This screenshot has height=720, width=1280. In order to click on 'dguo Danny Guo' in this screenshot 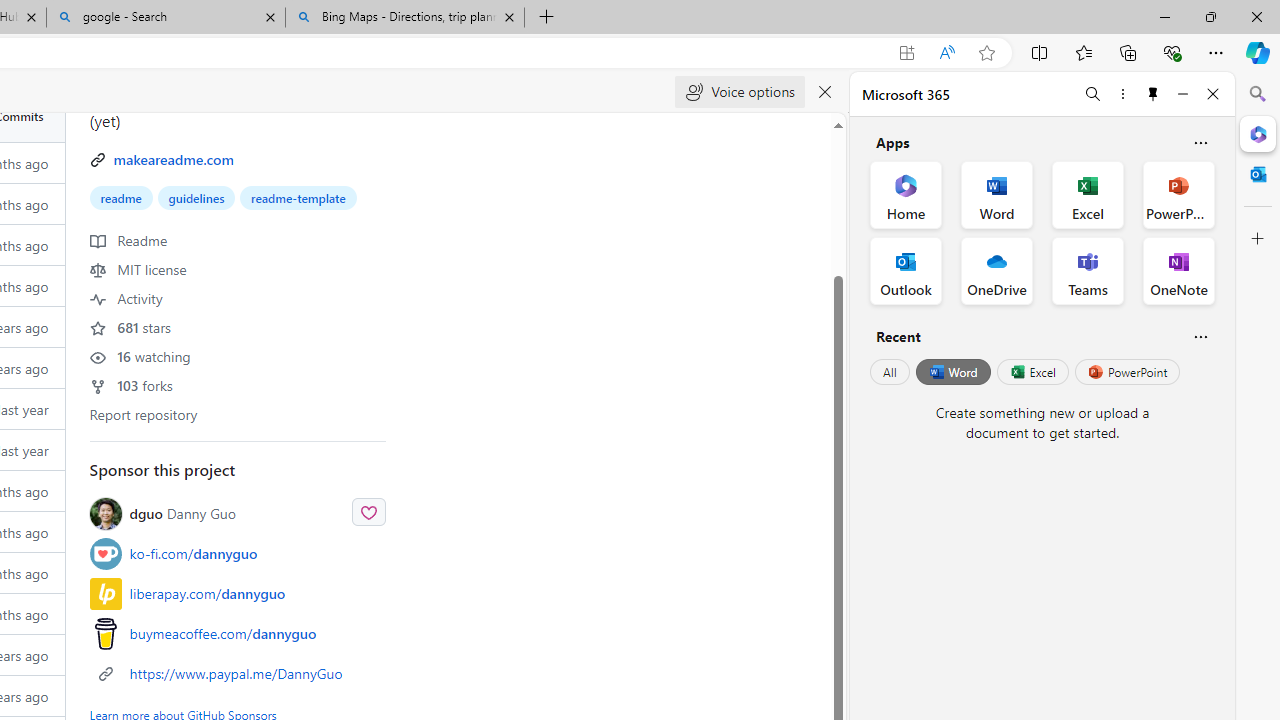, I will do `click(182, 513)`.